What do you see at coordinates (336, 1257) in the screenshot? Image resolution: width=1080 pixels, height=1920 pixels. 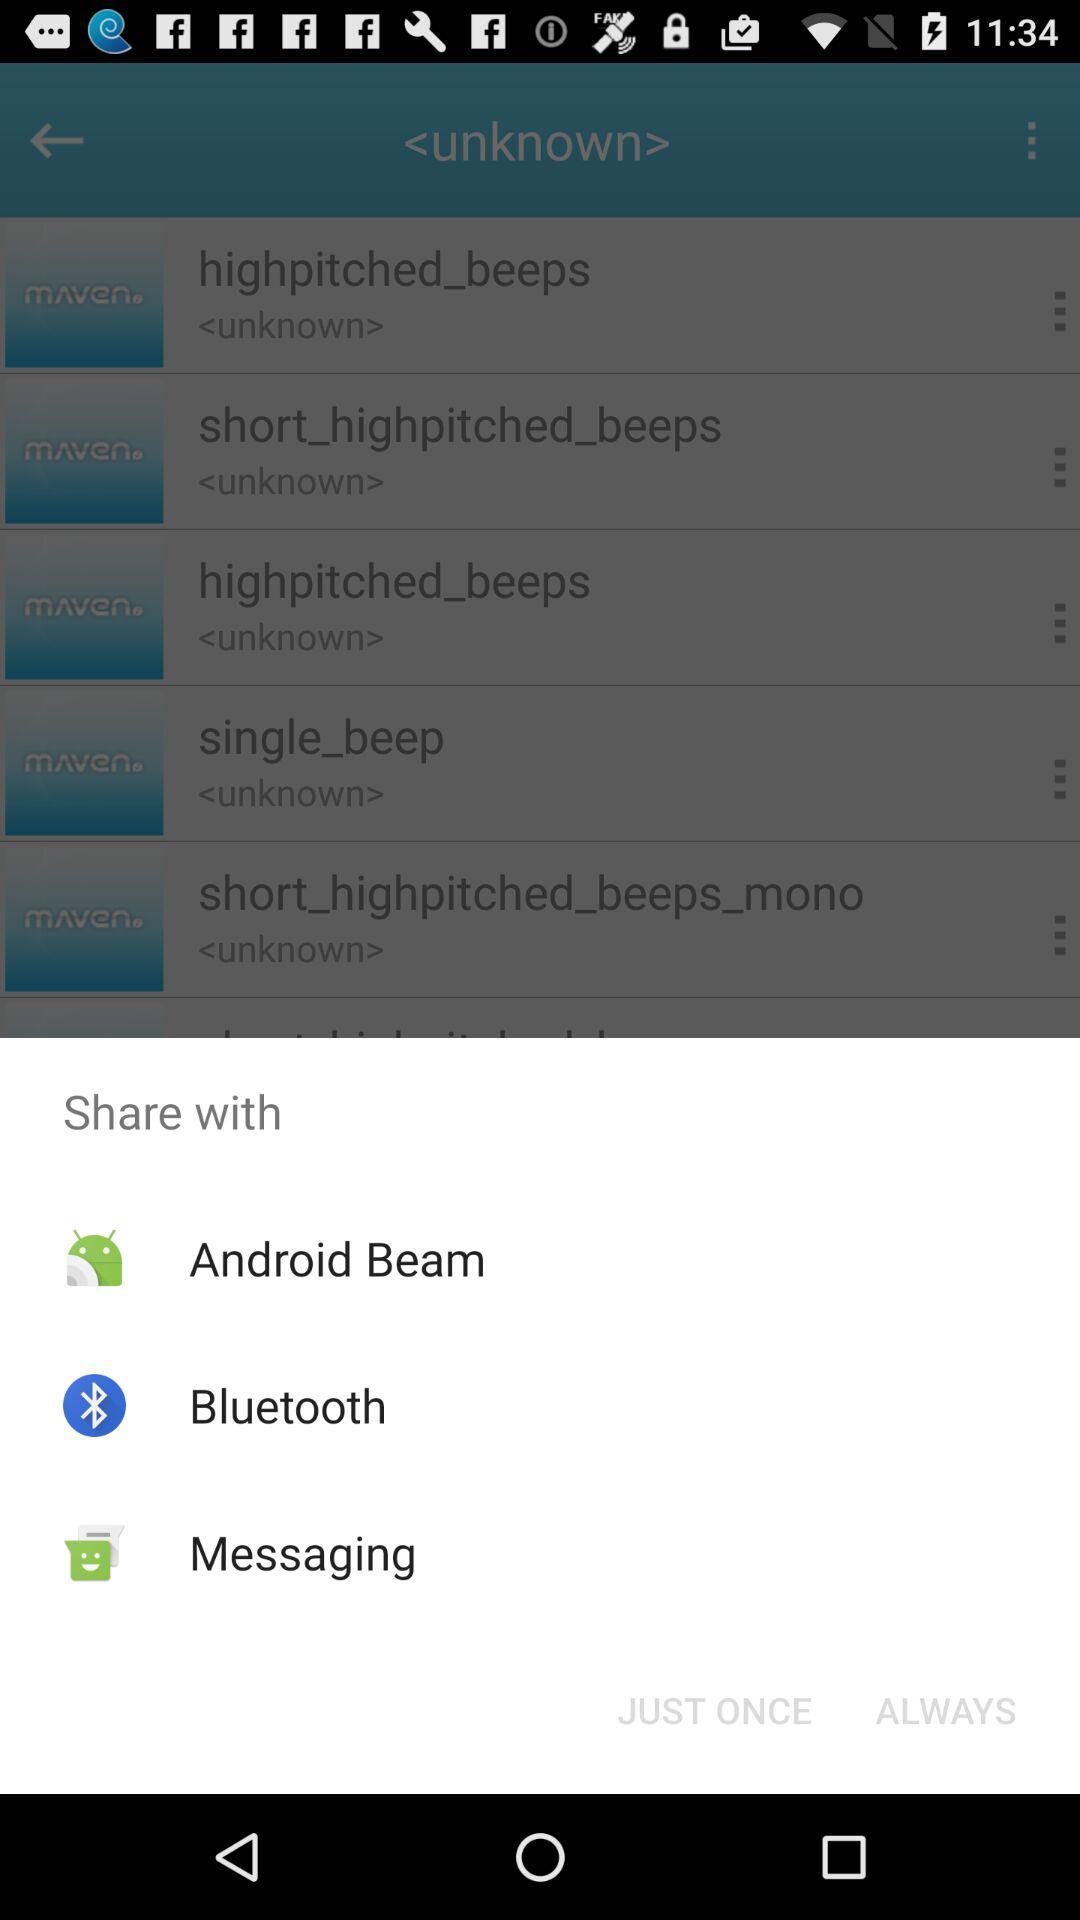 I see `the app above the bluetooth app` at bounding box center [336, 1257].